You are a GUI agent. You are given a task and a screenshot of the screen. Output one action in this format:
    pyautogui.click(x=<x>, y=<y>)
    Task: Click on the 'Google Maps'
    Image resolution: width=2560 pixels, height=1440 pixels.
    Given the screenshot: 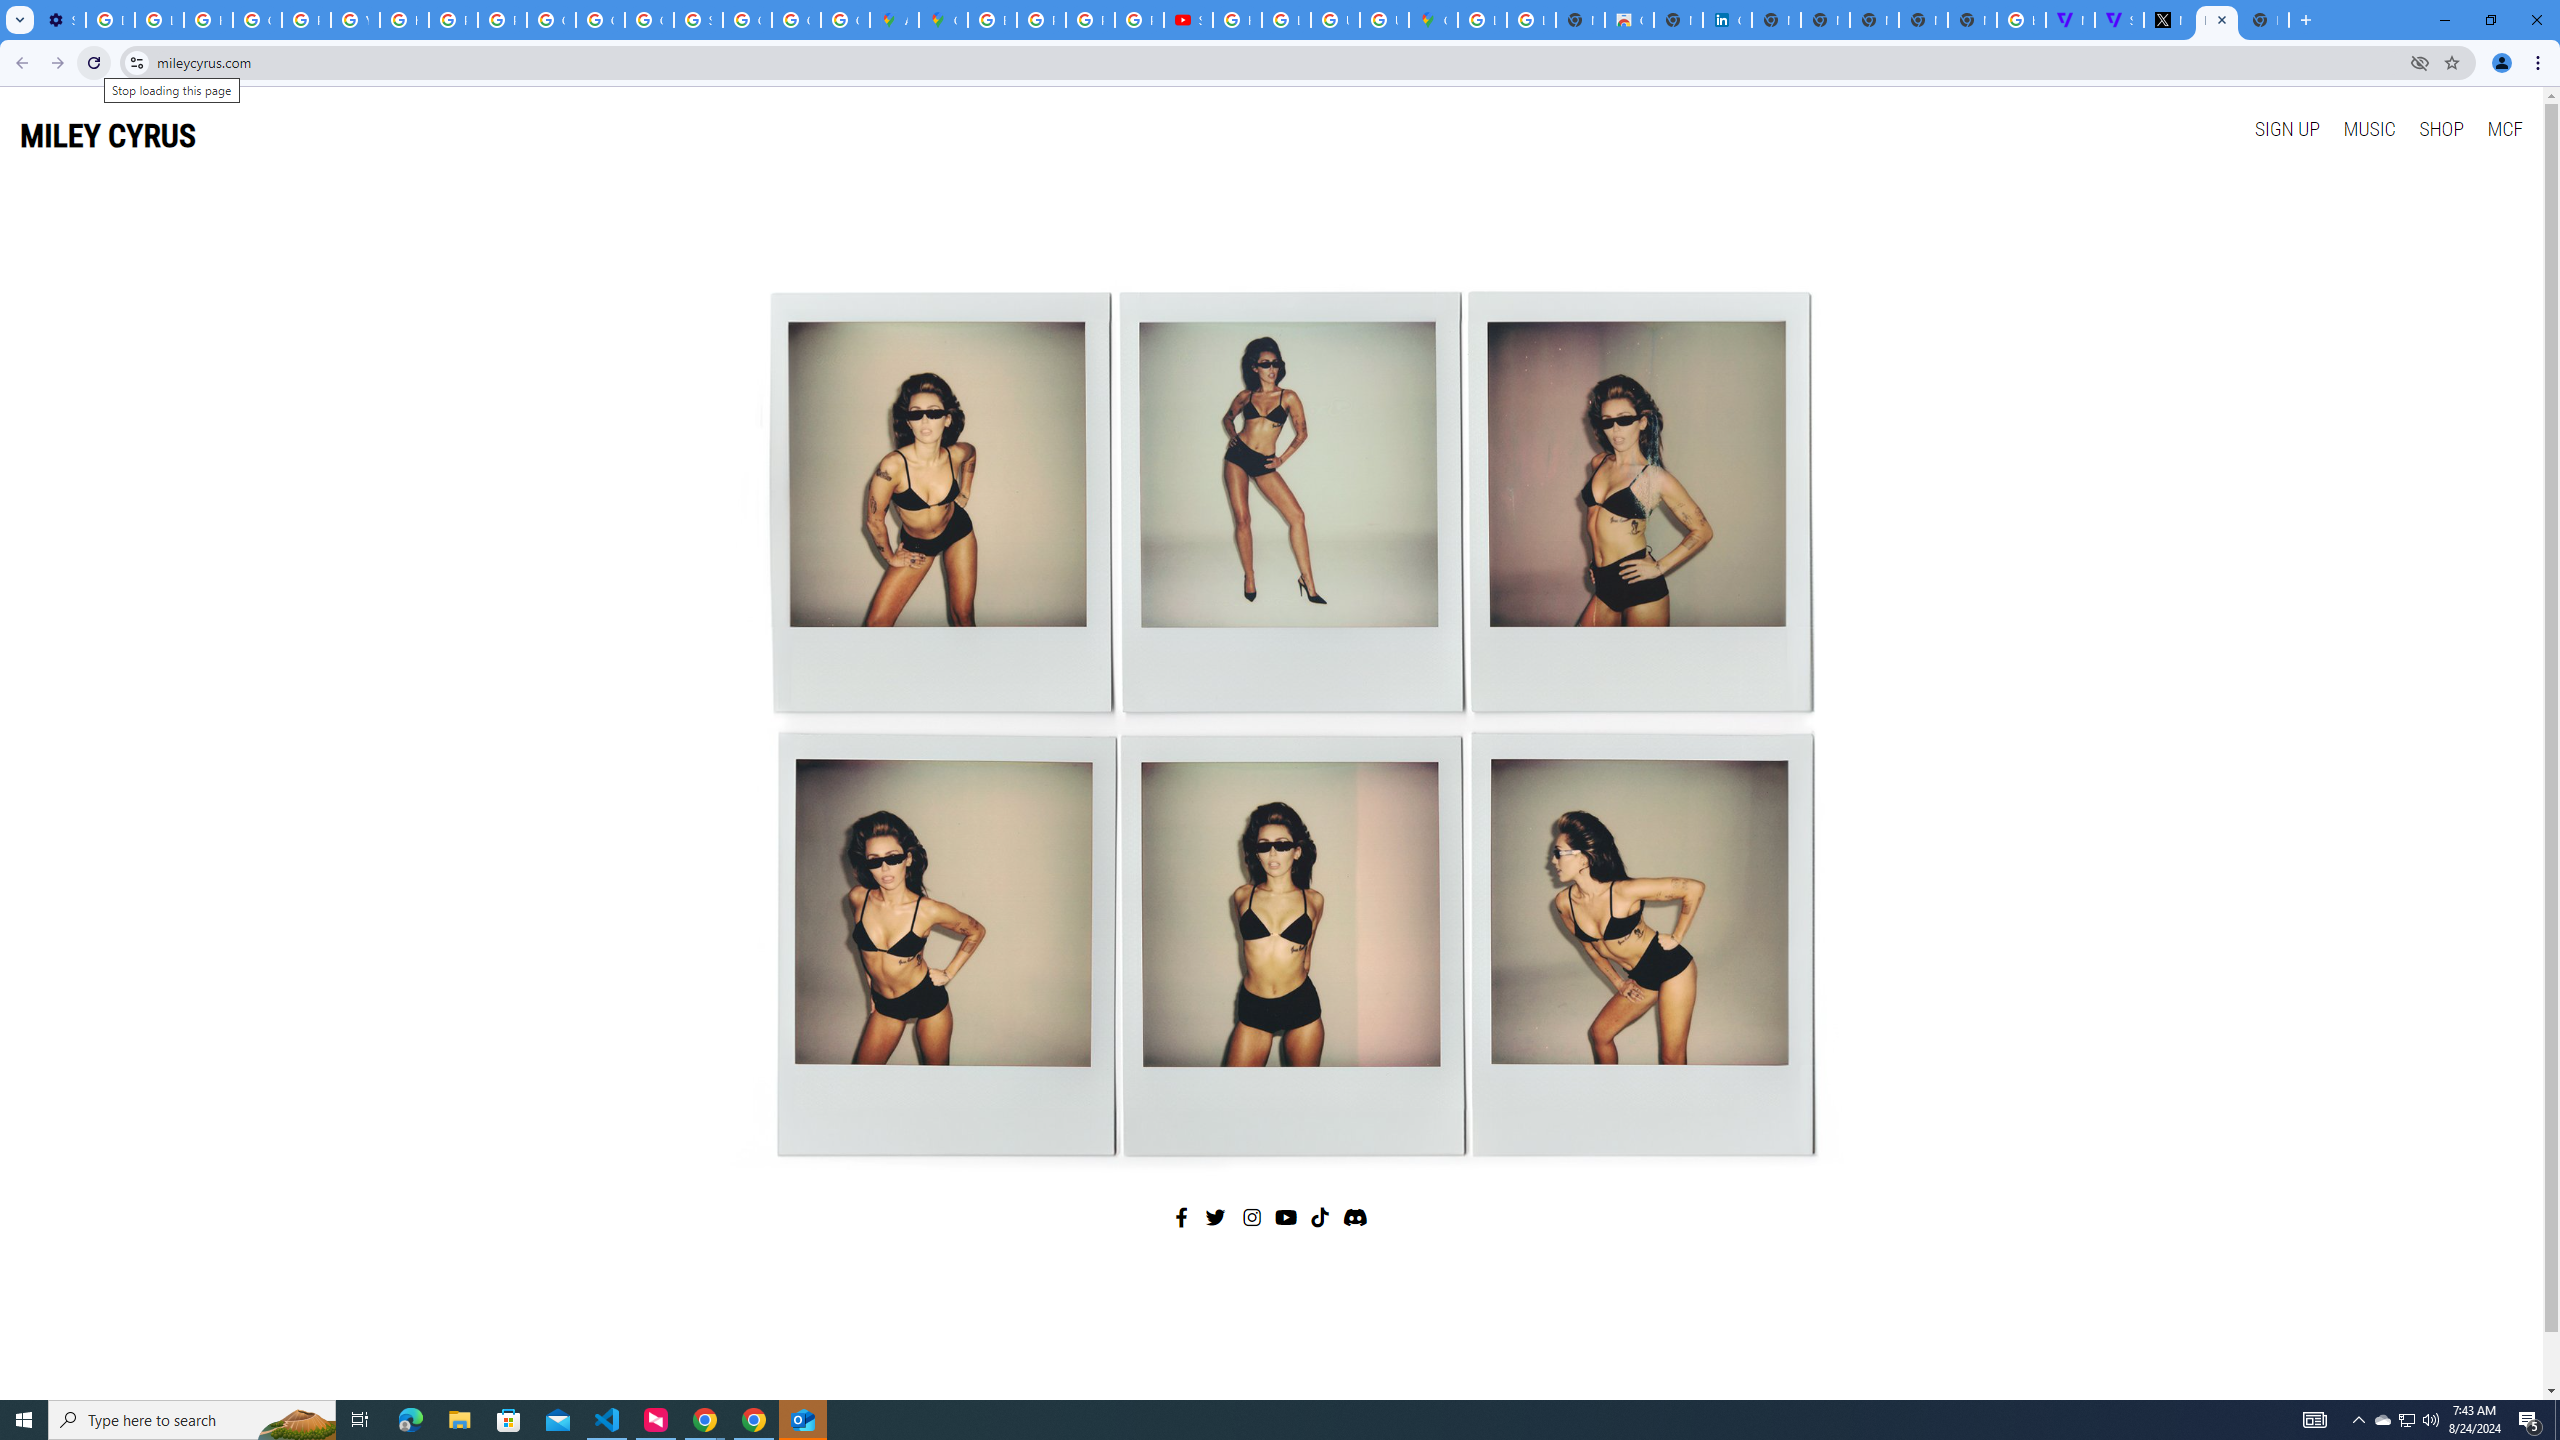 What is the action you would take?
    pyautogui.click(x=942, y=19)
    